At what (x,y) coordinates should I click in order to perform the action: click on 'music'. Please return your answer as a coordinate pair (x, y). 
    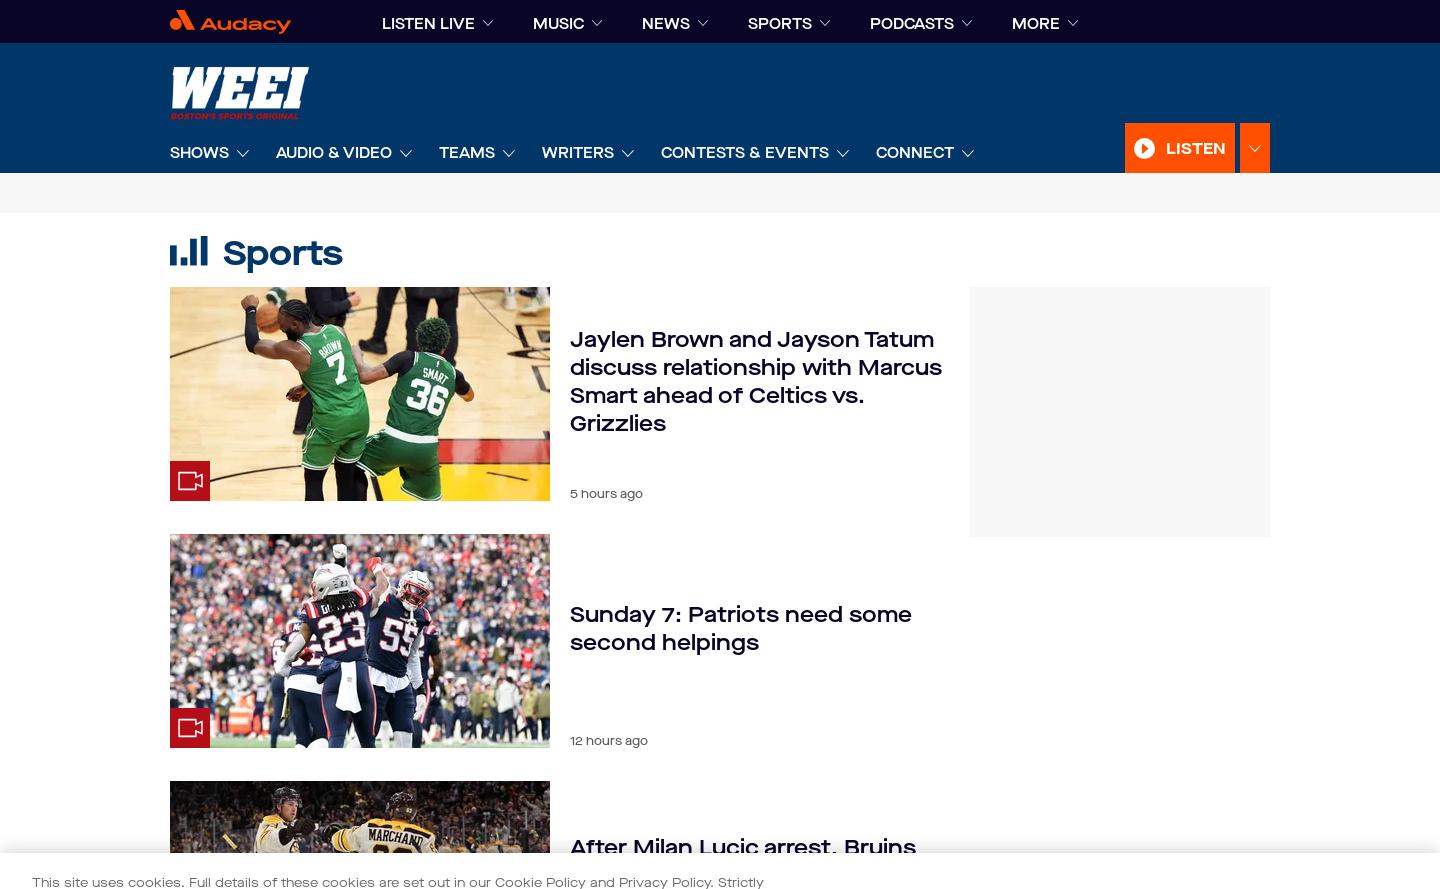
    Looking at the image, I should click on (558, 24).